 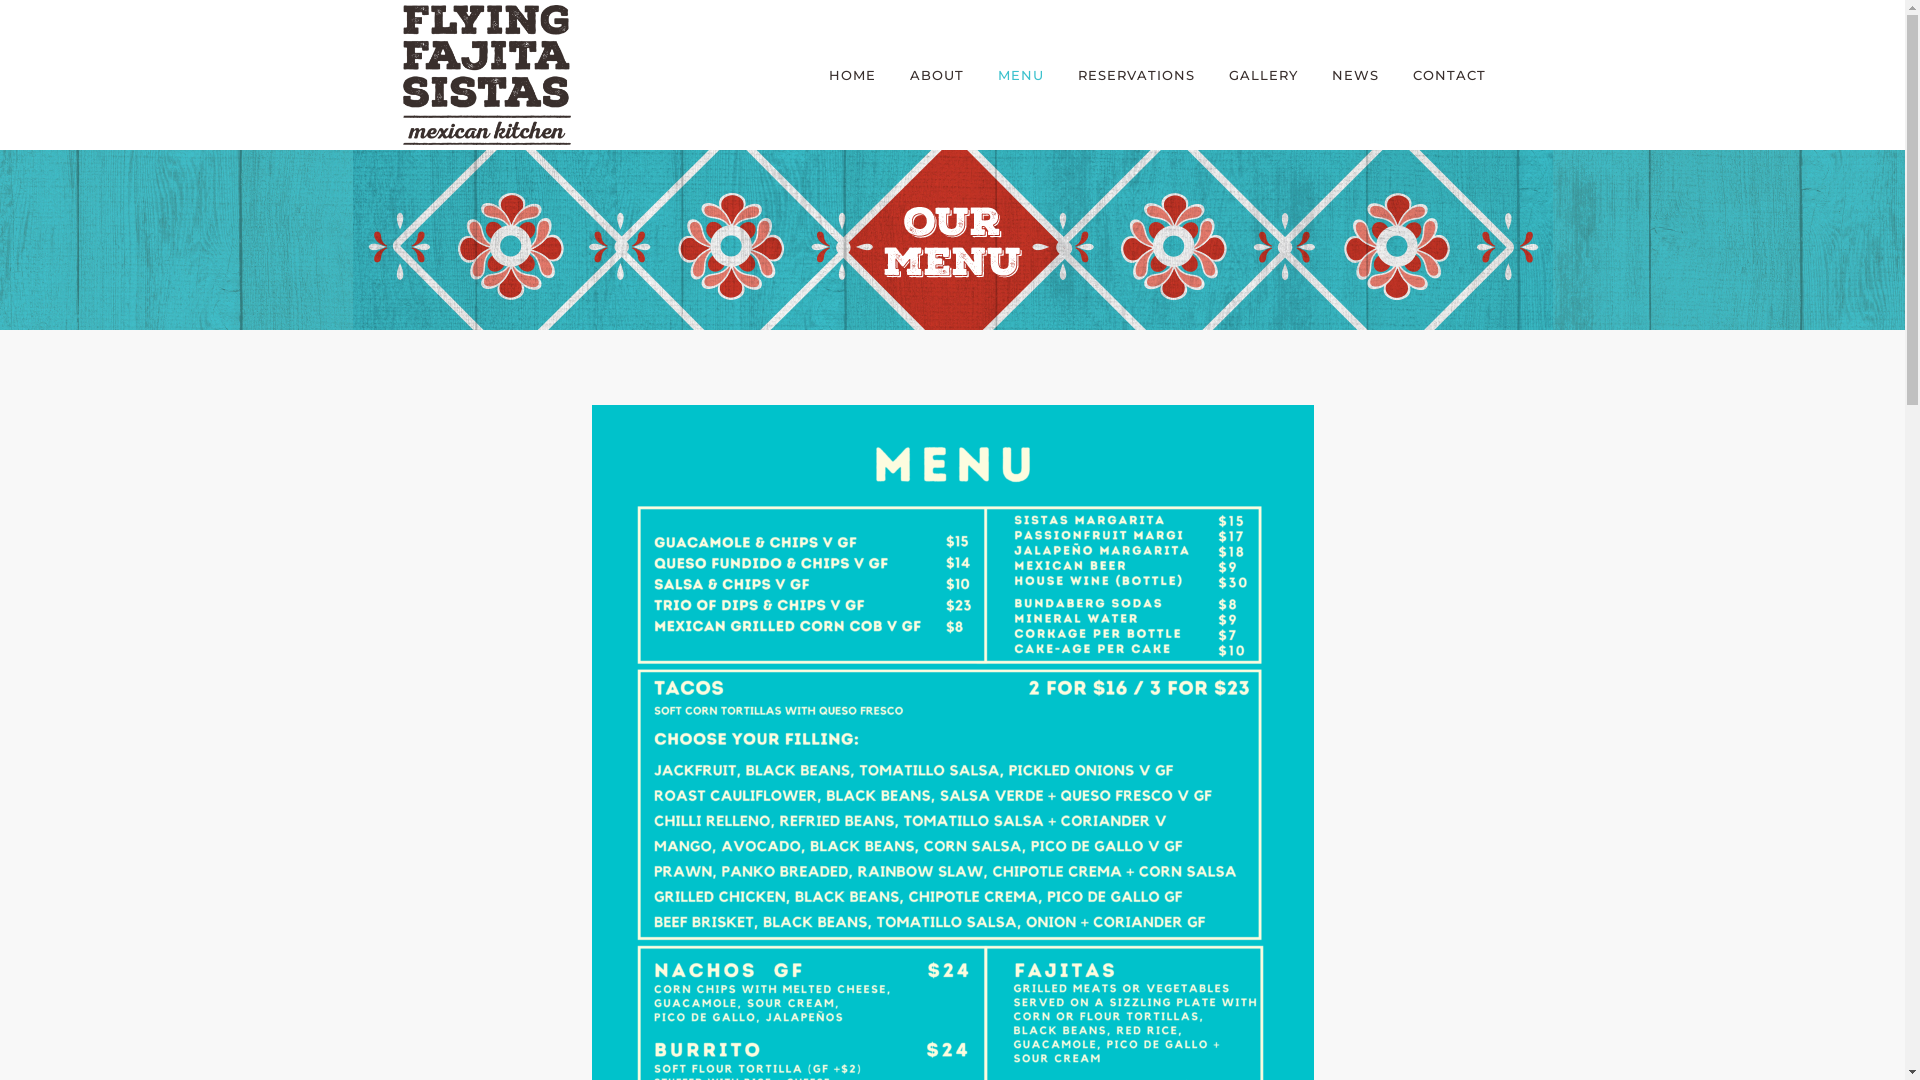 I want to click on 'GALLERY', so click(x=1210, y=73).